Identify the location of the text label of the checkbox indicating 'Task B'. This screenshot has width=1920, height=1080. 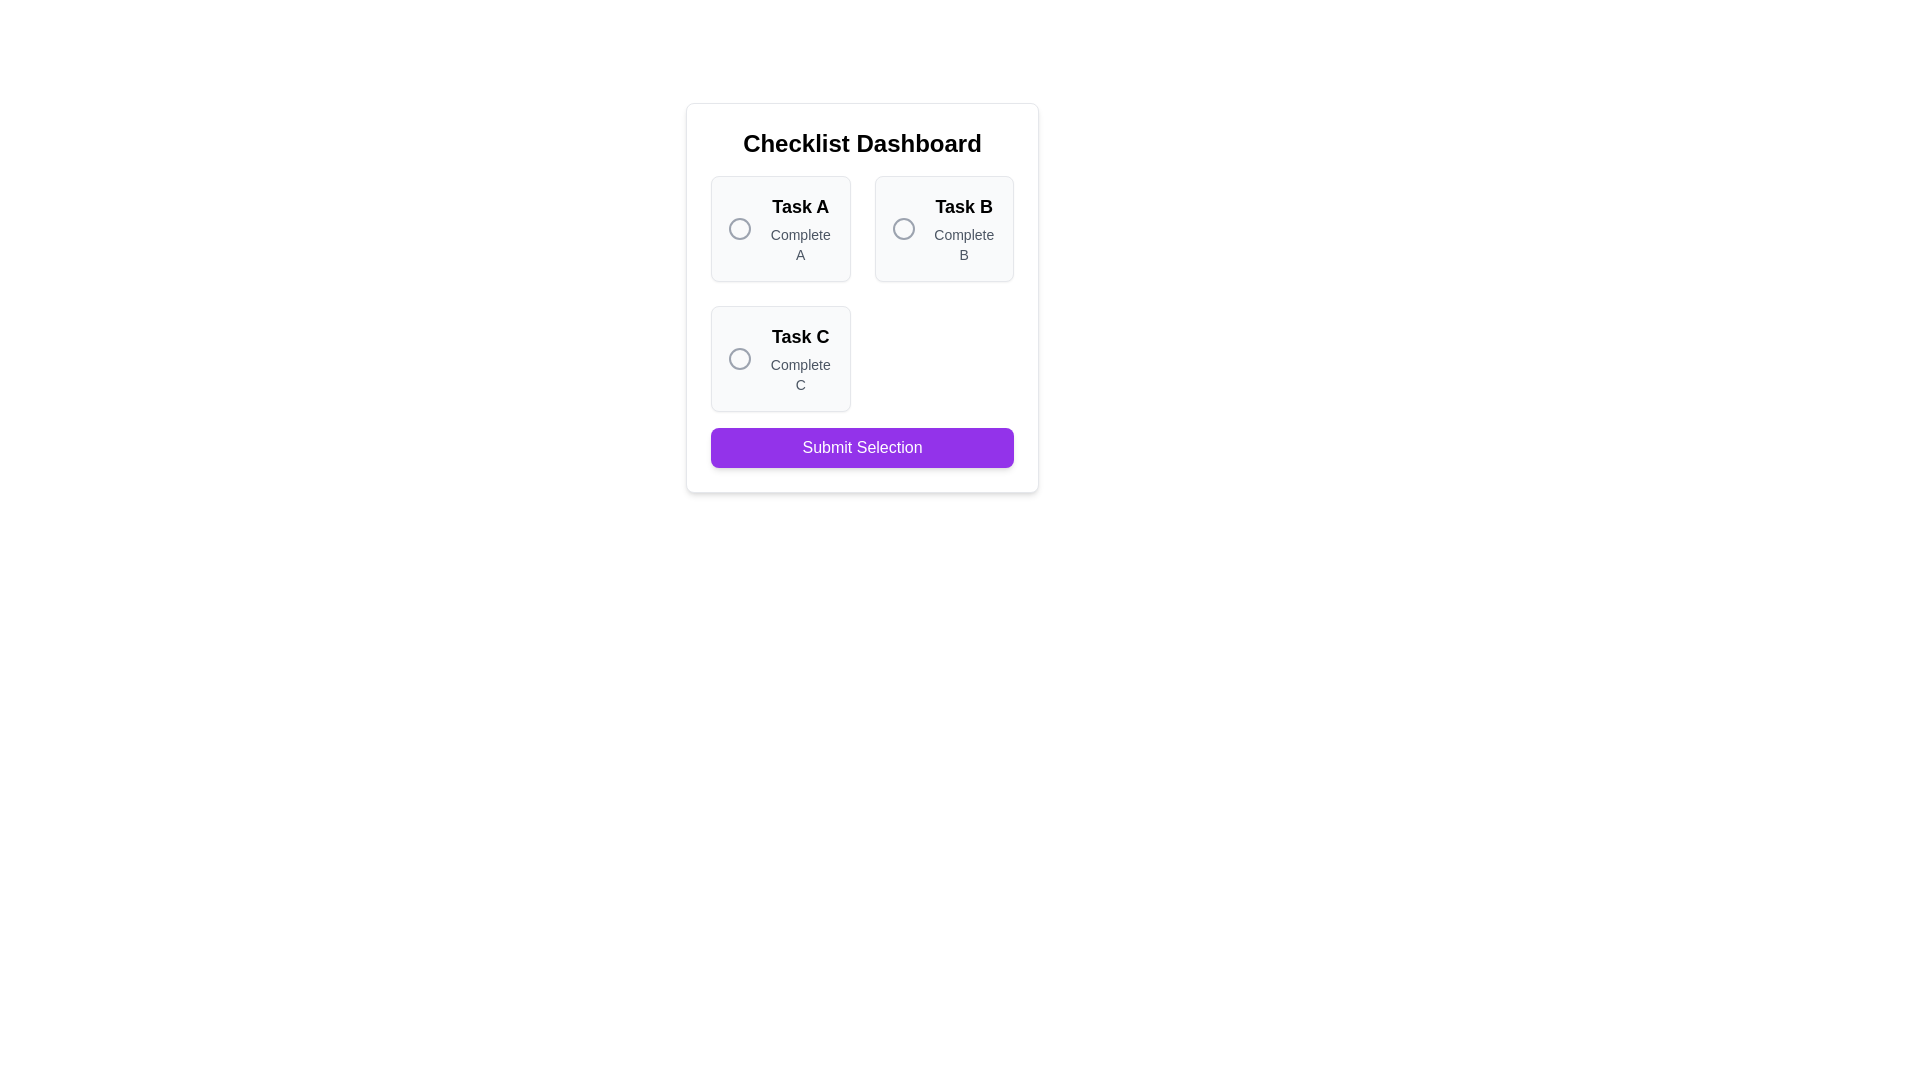
(943, 227).